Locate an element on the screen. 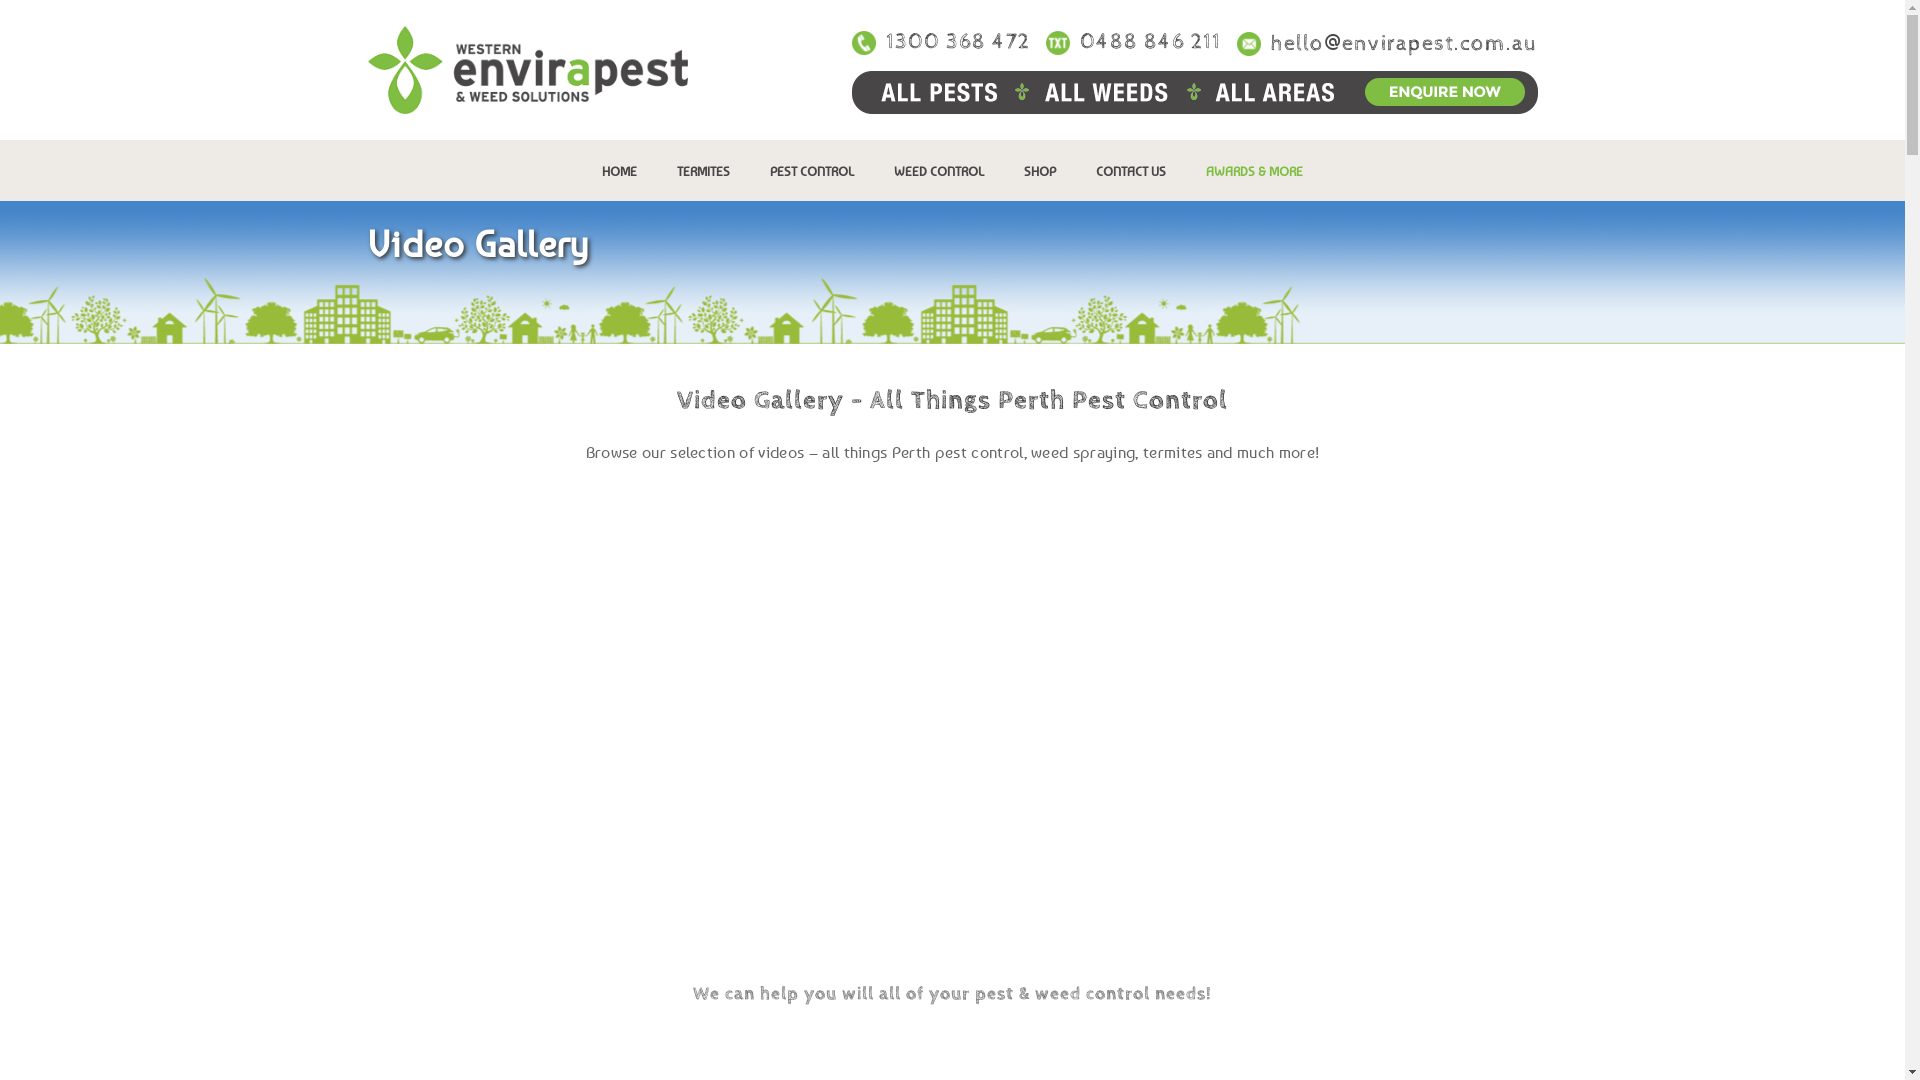 Image resolution: width=1920 pixels, height=1080 pixels. 'SHOP' is located at coordinates (1023, 169).